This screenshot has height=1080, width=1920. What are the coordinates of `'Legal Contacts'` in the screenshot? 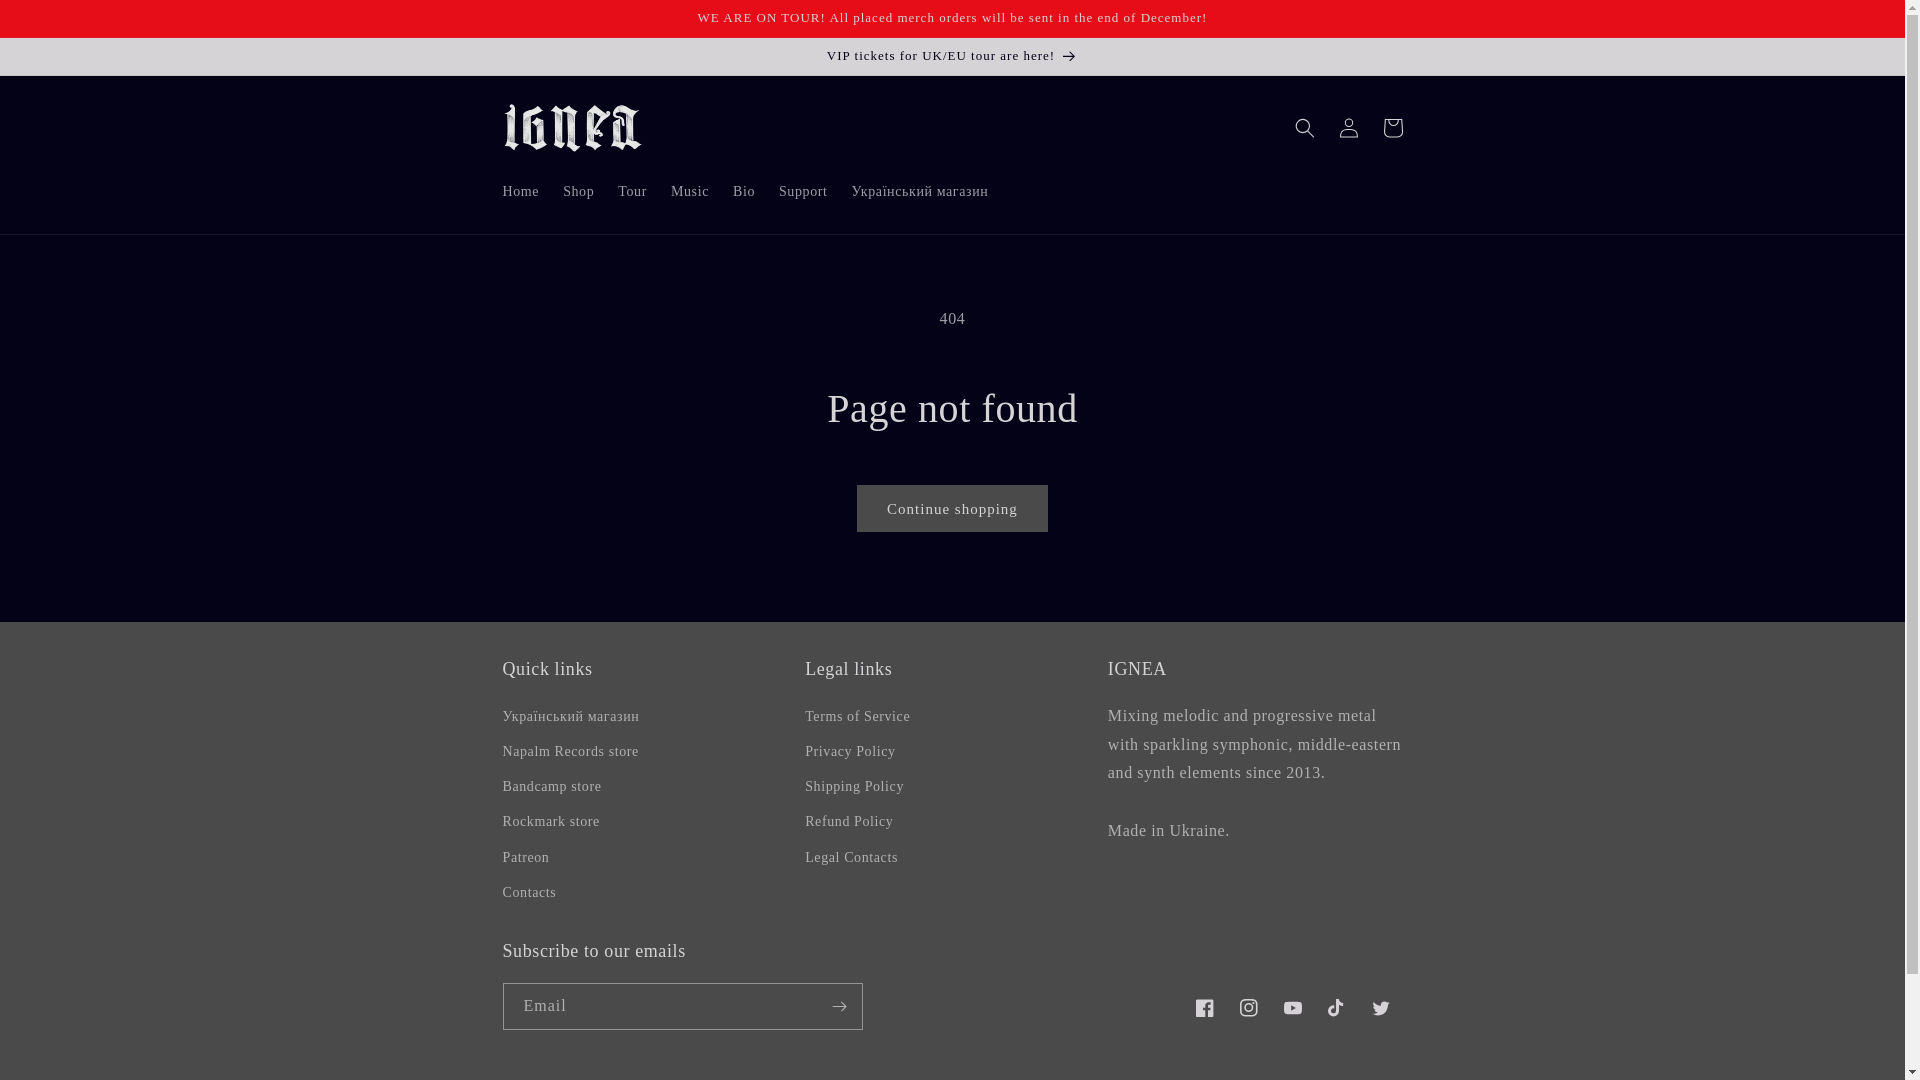 It's located at (851, 856).